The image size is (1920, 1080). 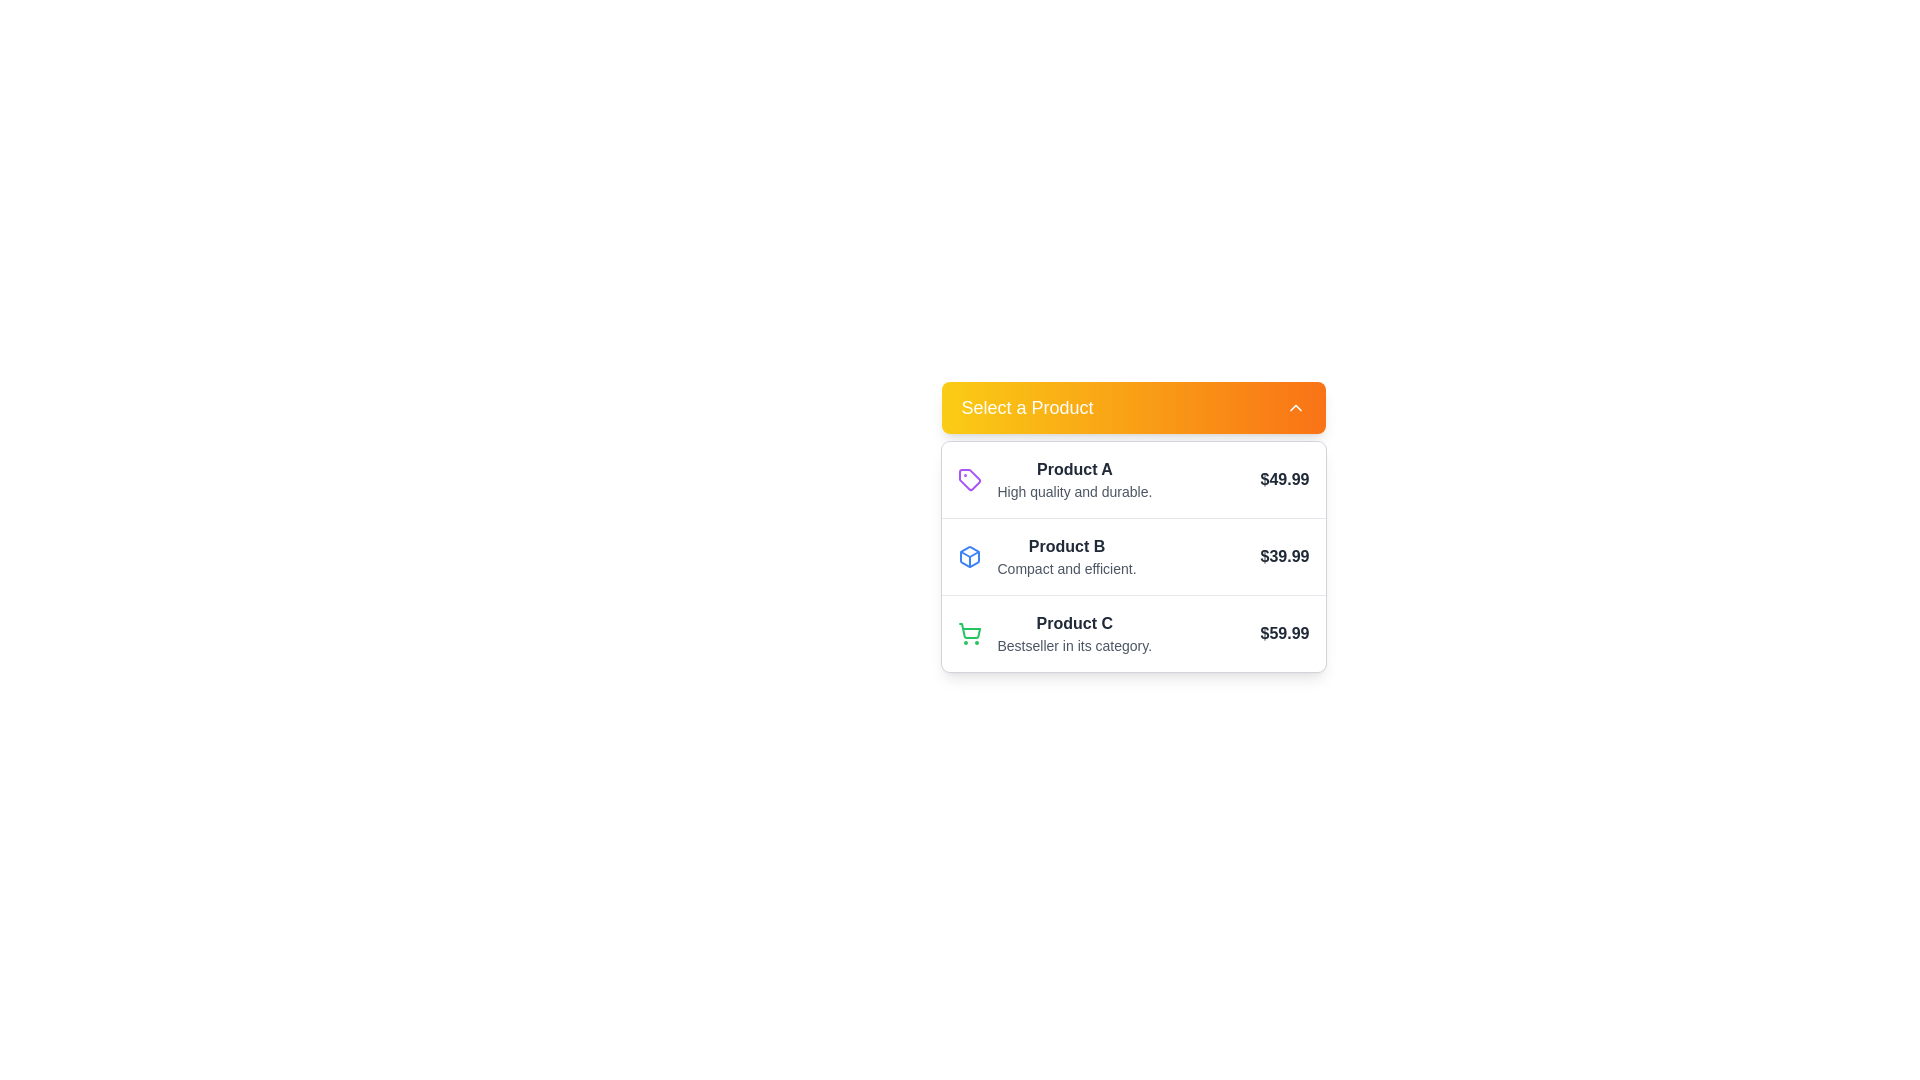 What do you see at coordinates (1074, 492) in the screenshot?
I see `the static text label that provides additional information about 'Product A', located below its title in the product list` at bounding box center [1074, 492].